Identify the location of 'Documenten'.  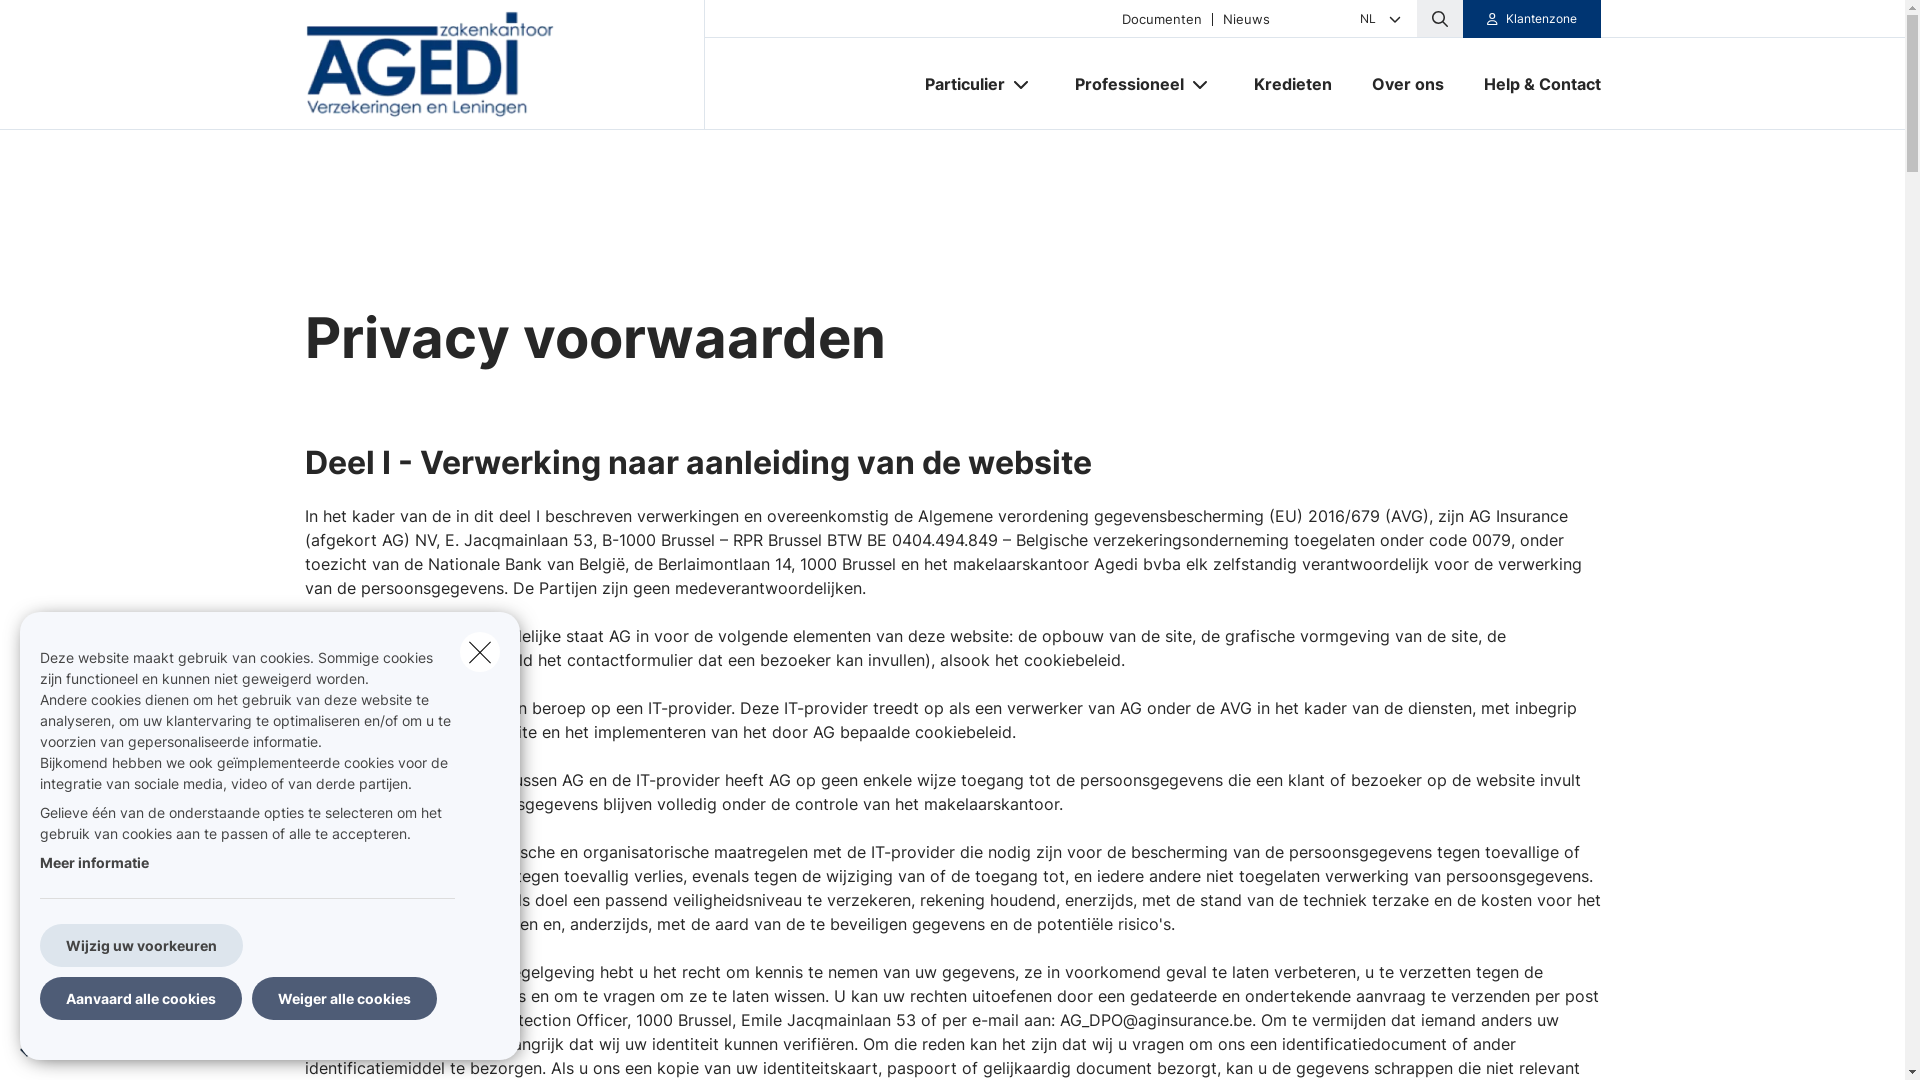
(1161, 18).